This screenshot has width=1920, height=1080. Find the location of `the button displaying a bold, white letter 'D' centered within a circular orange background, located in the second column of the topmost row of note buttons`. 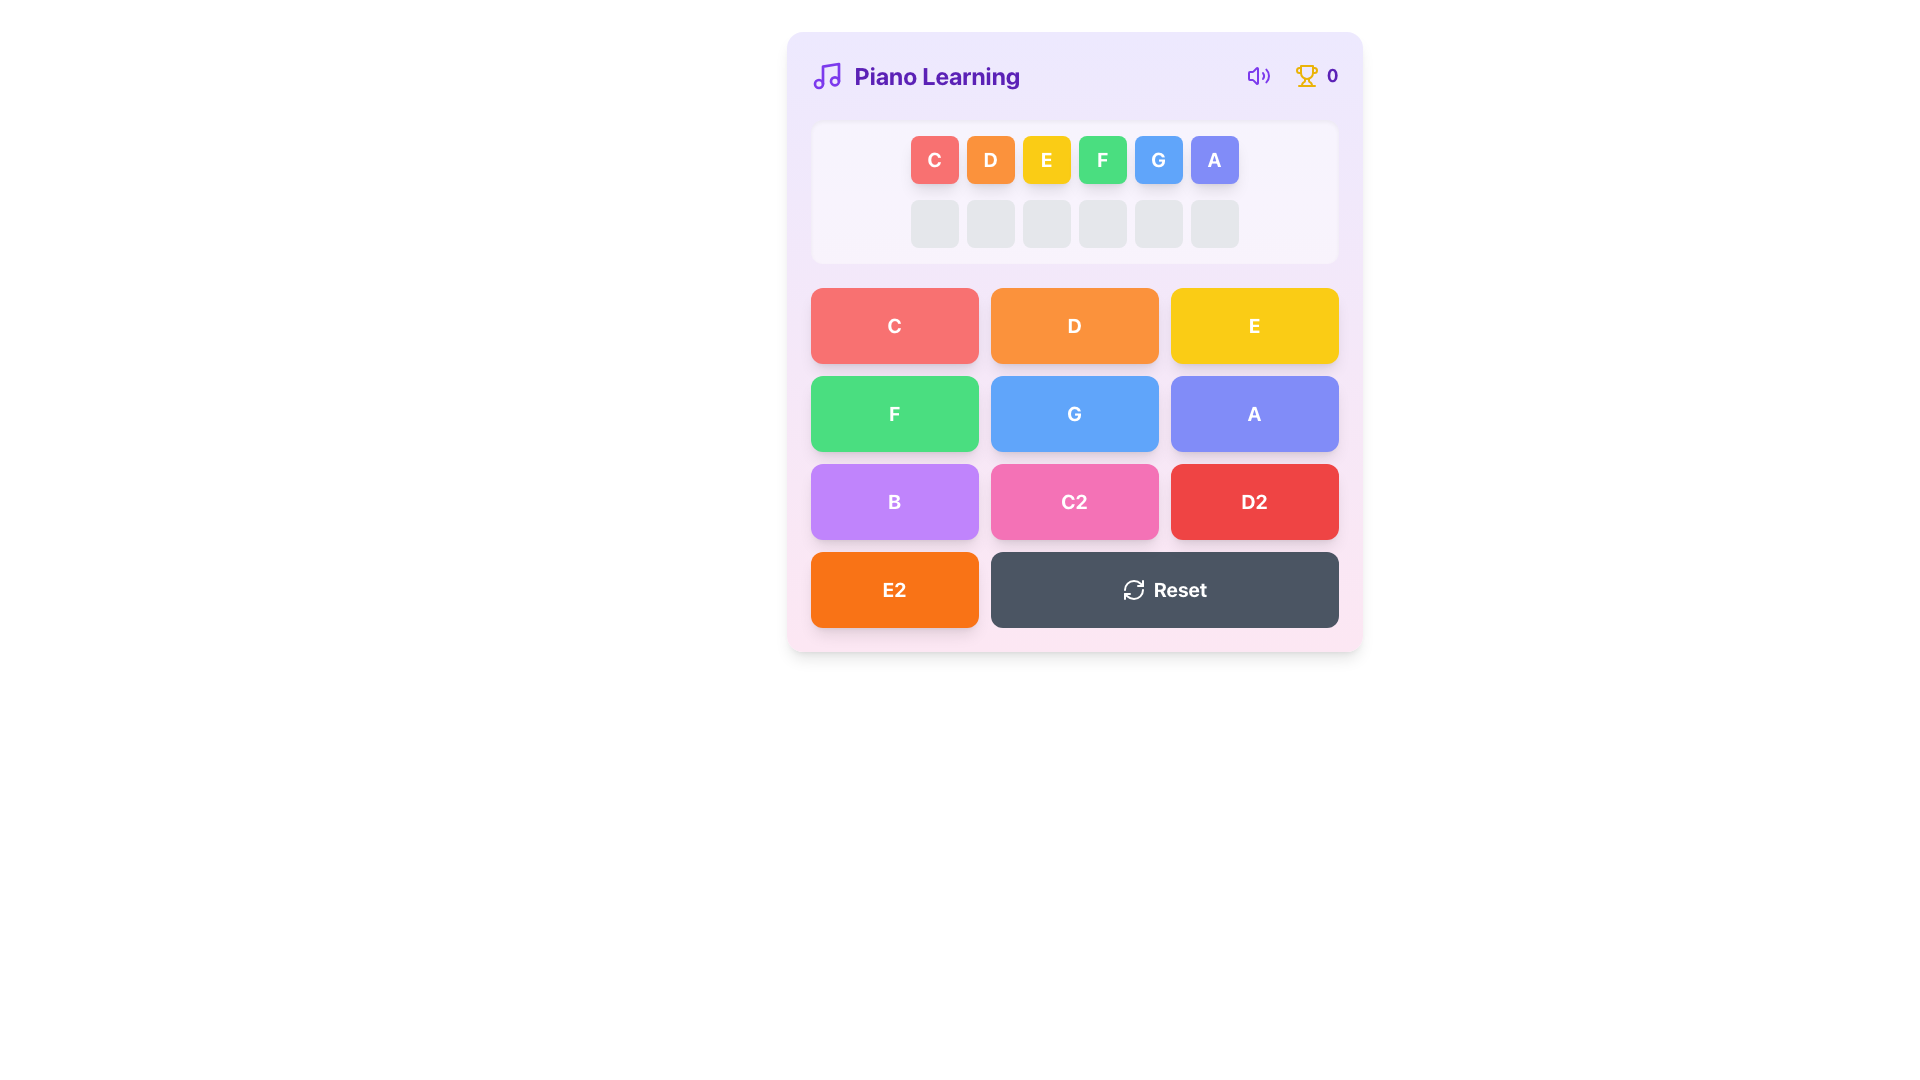

the button displaying a bold, white letter 'D' centered within a circular orange background, located in the second column of the topmost row of note buttons is located at coordinates (990, 158).